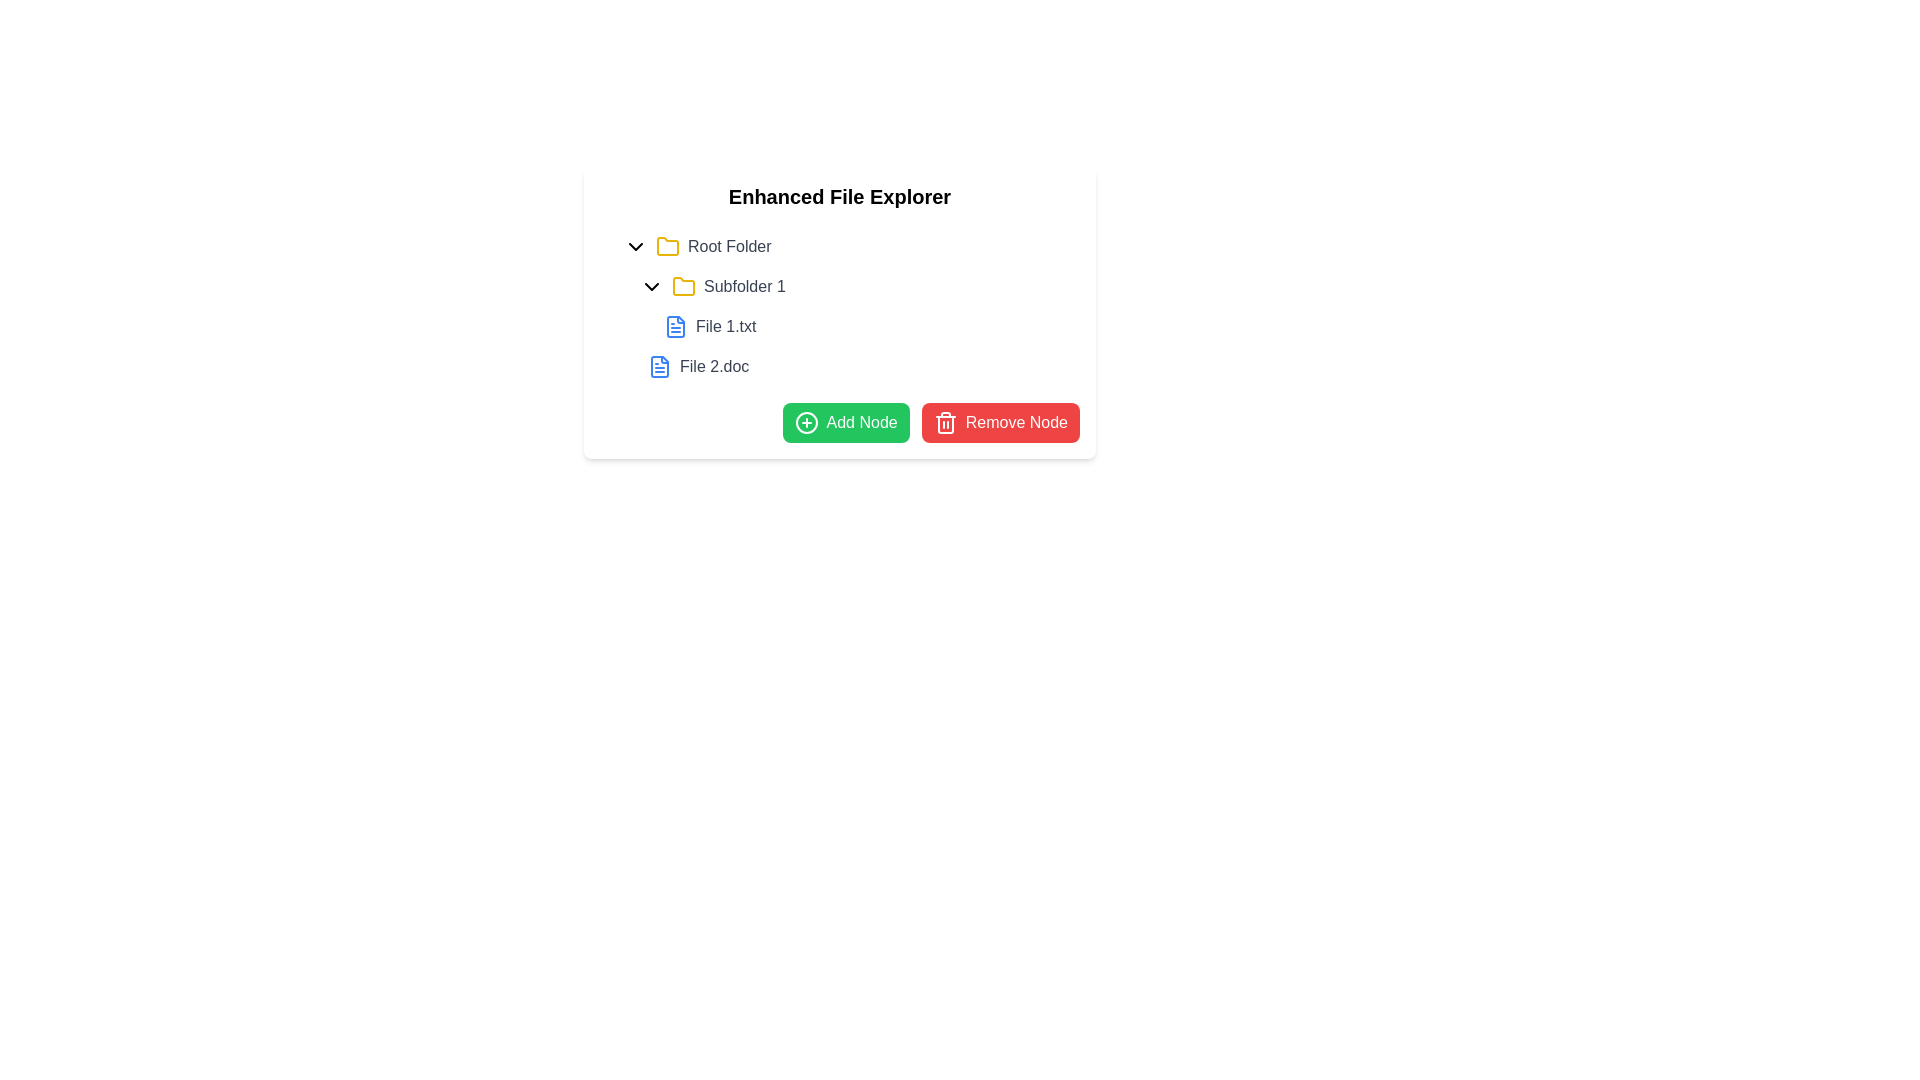 This screenshot has height=1080, width=1920. What do you see at coordinates (846, 422) in the screenshot?
I see `the green 'Add Node' button located at the bottom-right corner of the 'Enhanced File Explorer' card` at bounding box center [846, 422].